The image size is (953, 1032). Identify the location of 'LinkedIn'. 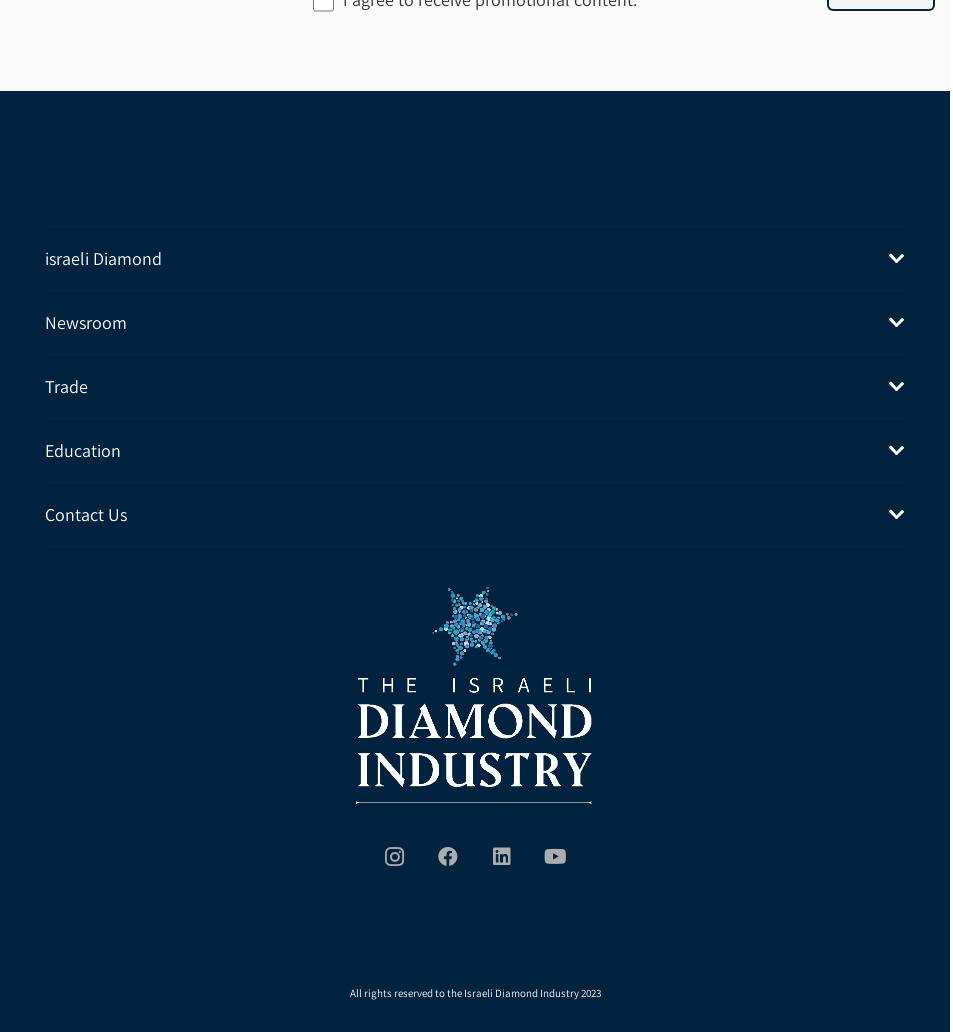
(501, 784).